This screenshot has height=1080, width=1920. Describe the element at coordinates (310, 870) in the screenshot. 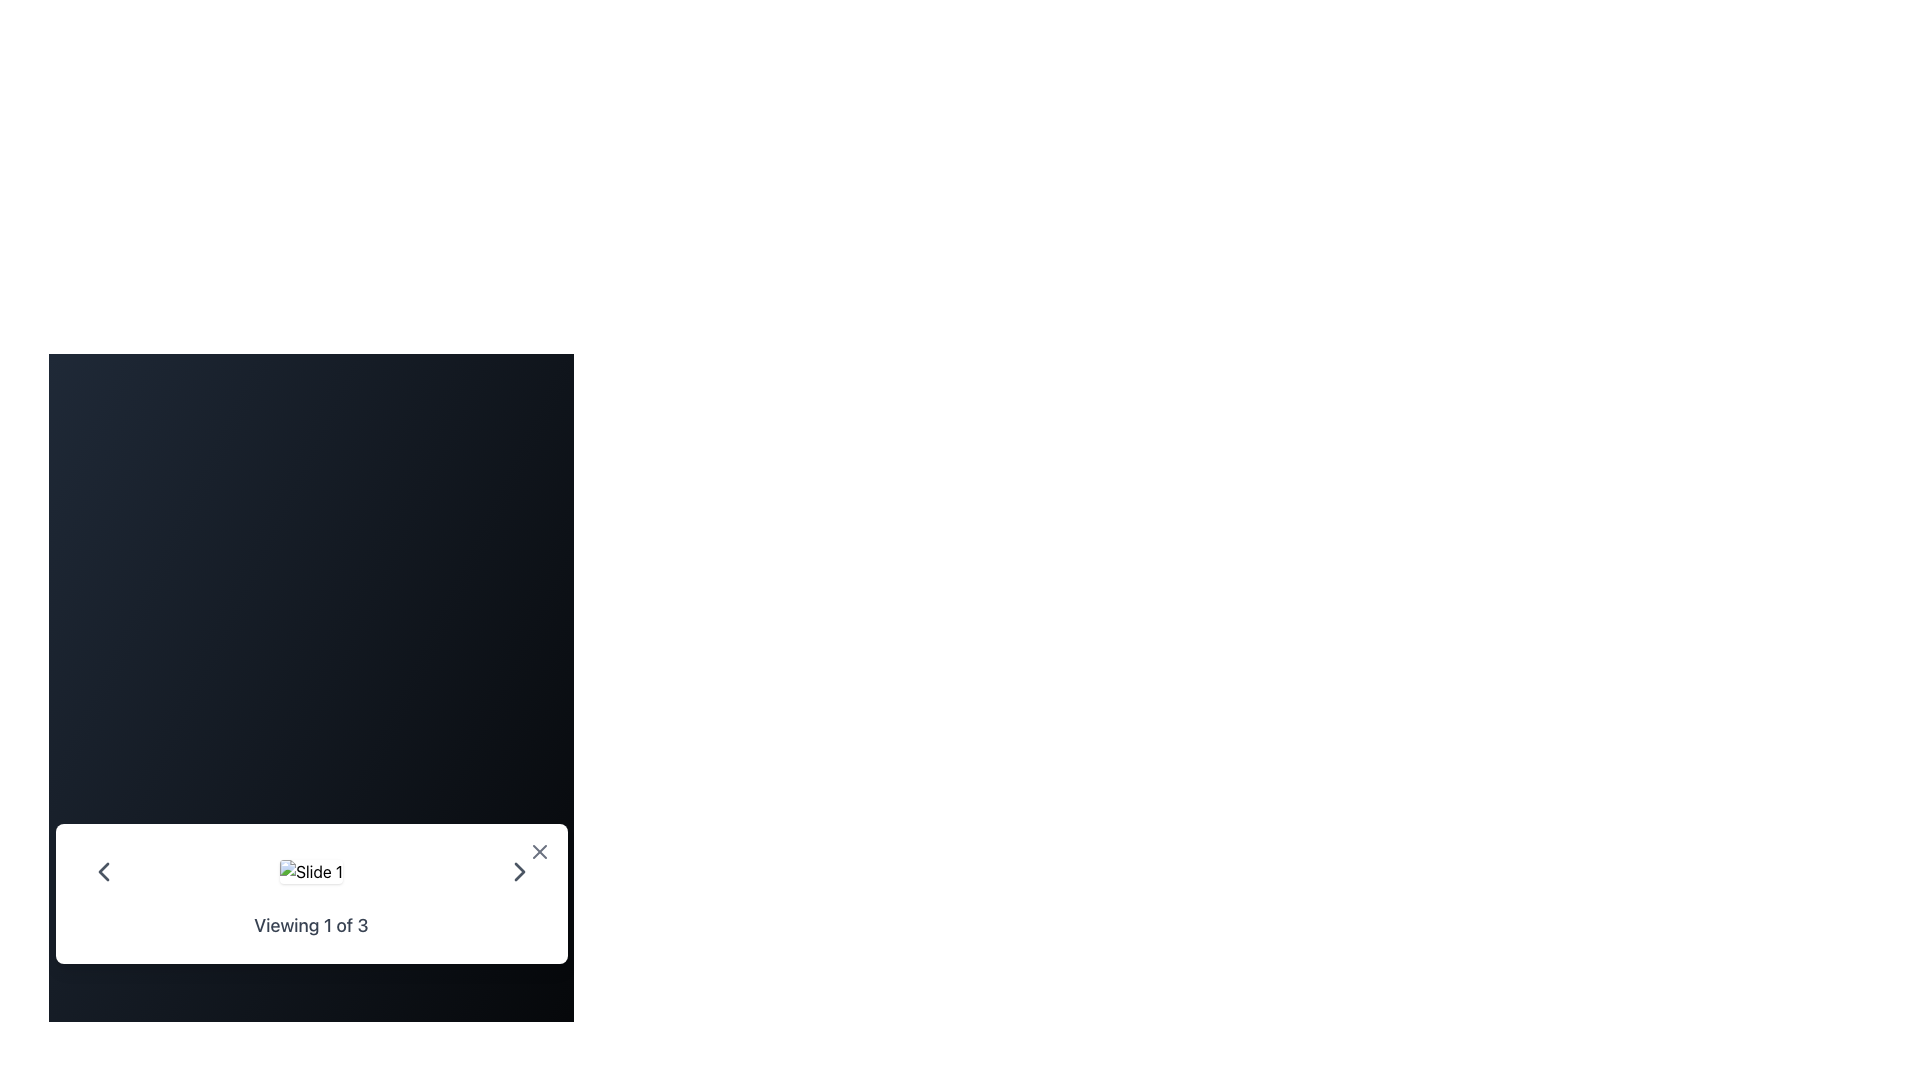

I see `the slideshow by clicking on the slider navigation section that includes the left and right arrow icons and the image placeholder labeled 'Slide 1'` at that location.